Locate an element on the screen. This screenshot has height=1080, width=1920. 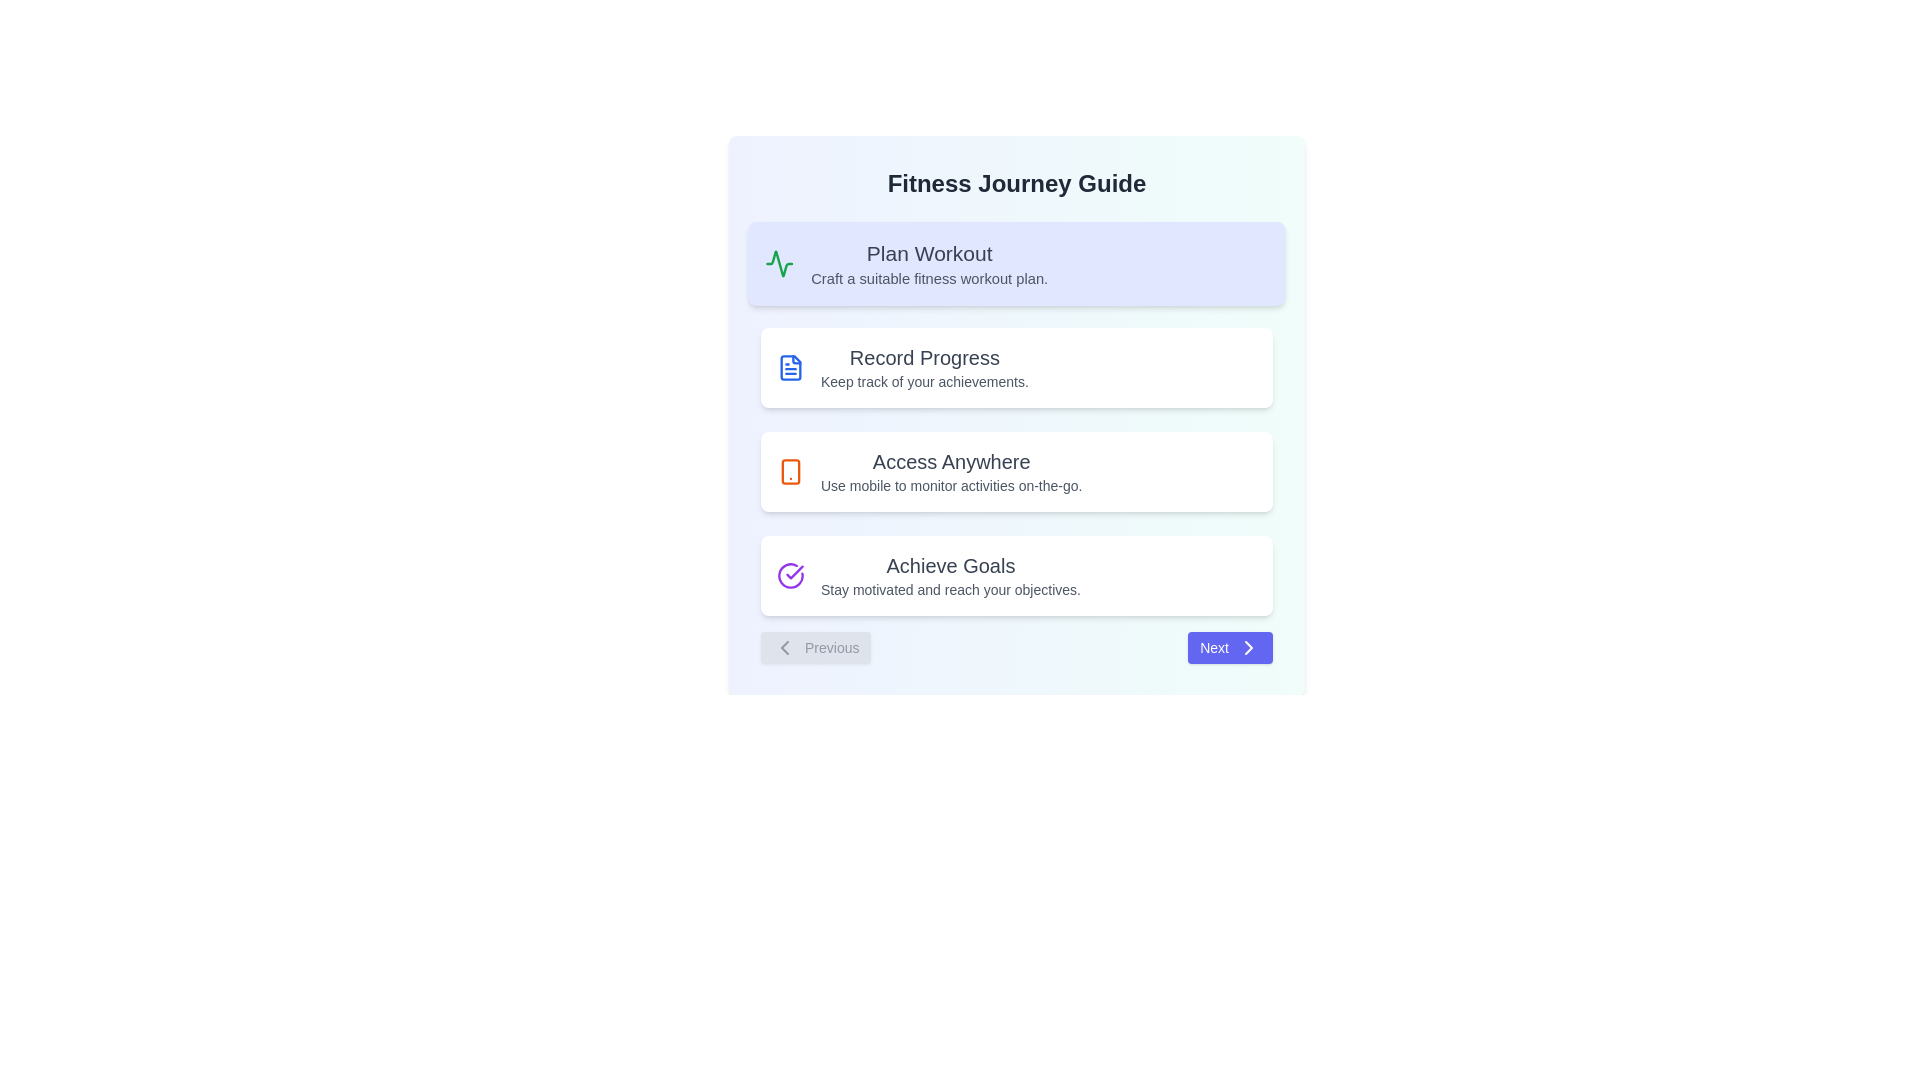
the back arrow icon located near the bottom left corner of the interface, which indicates backward navigation and is positioned just to the left of the 'Previous' button is located at coordinates (784, 648).